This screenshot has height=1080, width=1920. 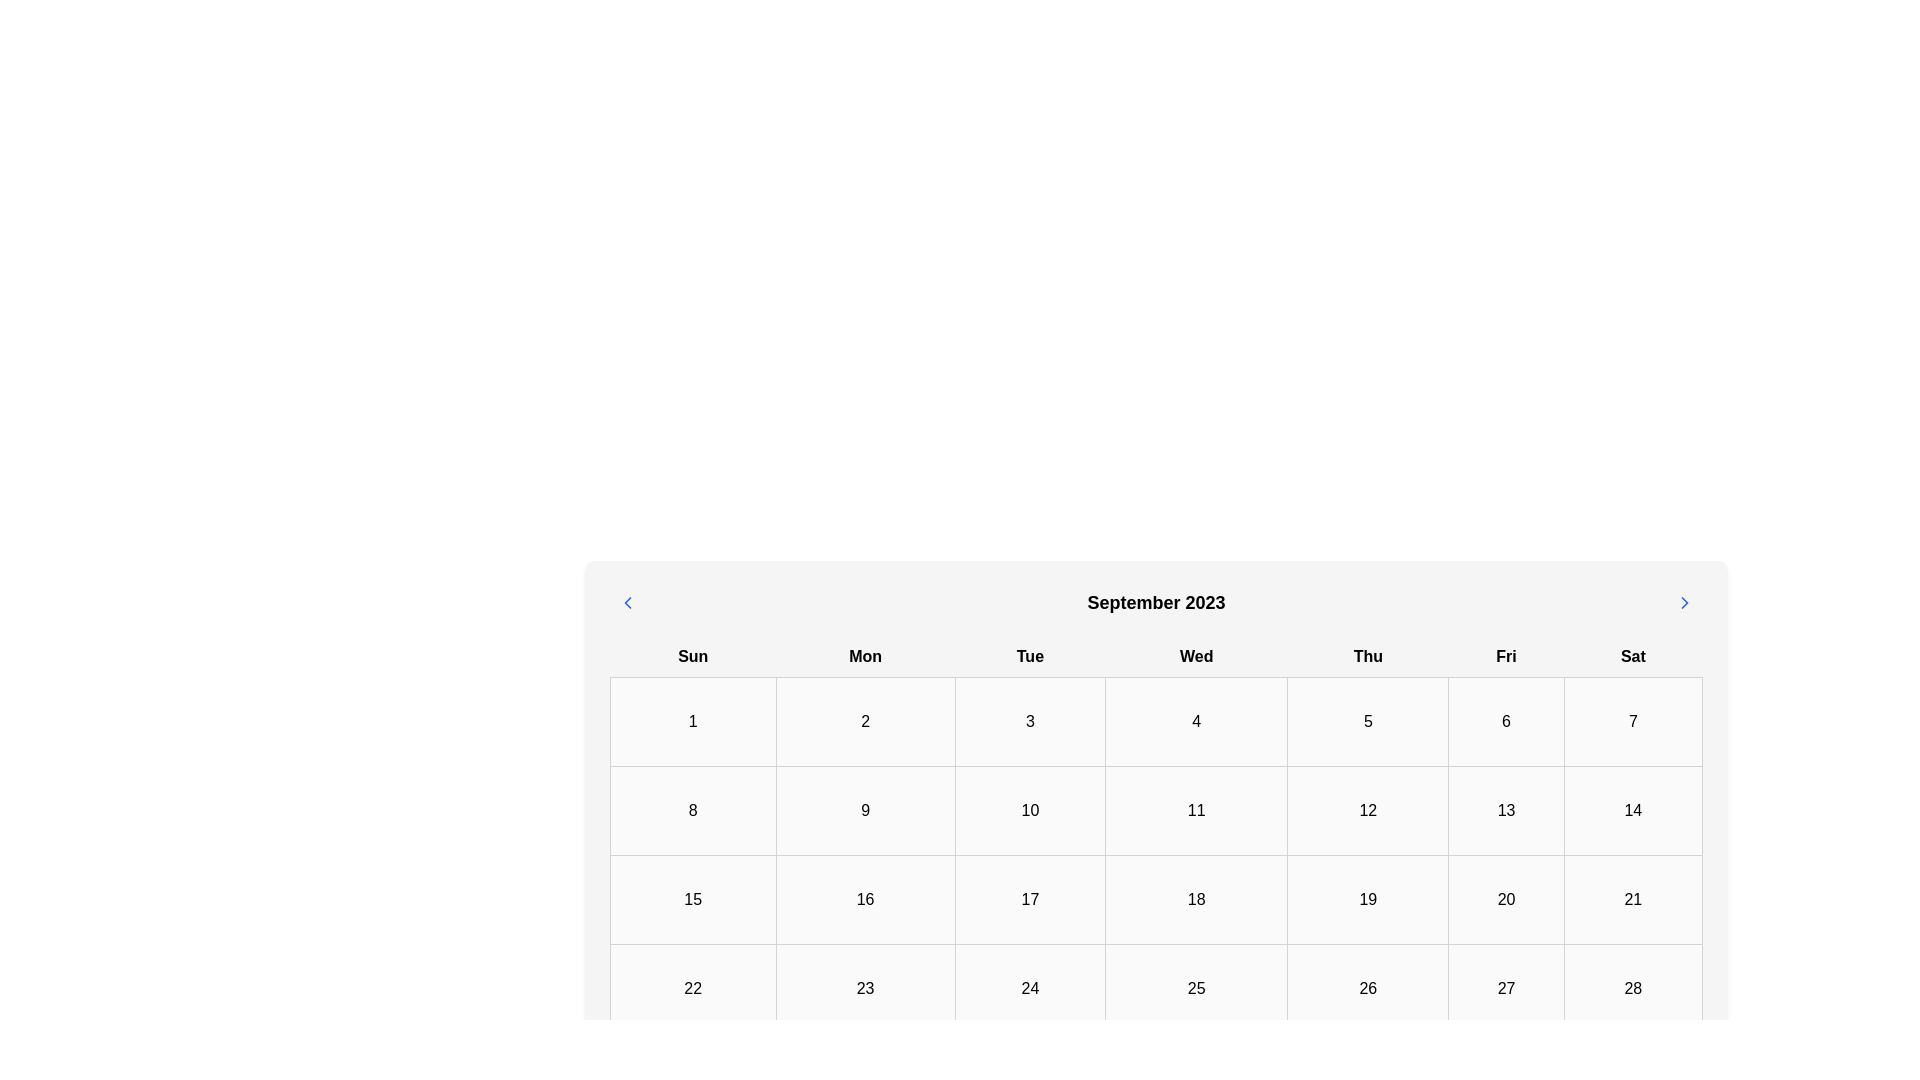 I want to click on the label displaying 'Sun' in bold black font, located at the far left of the calendar header, so click(x=693, y=657).